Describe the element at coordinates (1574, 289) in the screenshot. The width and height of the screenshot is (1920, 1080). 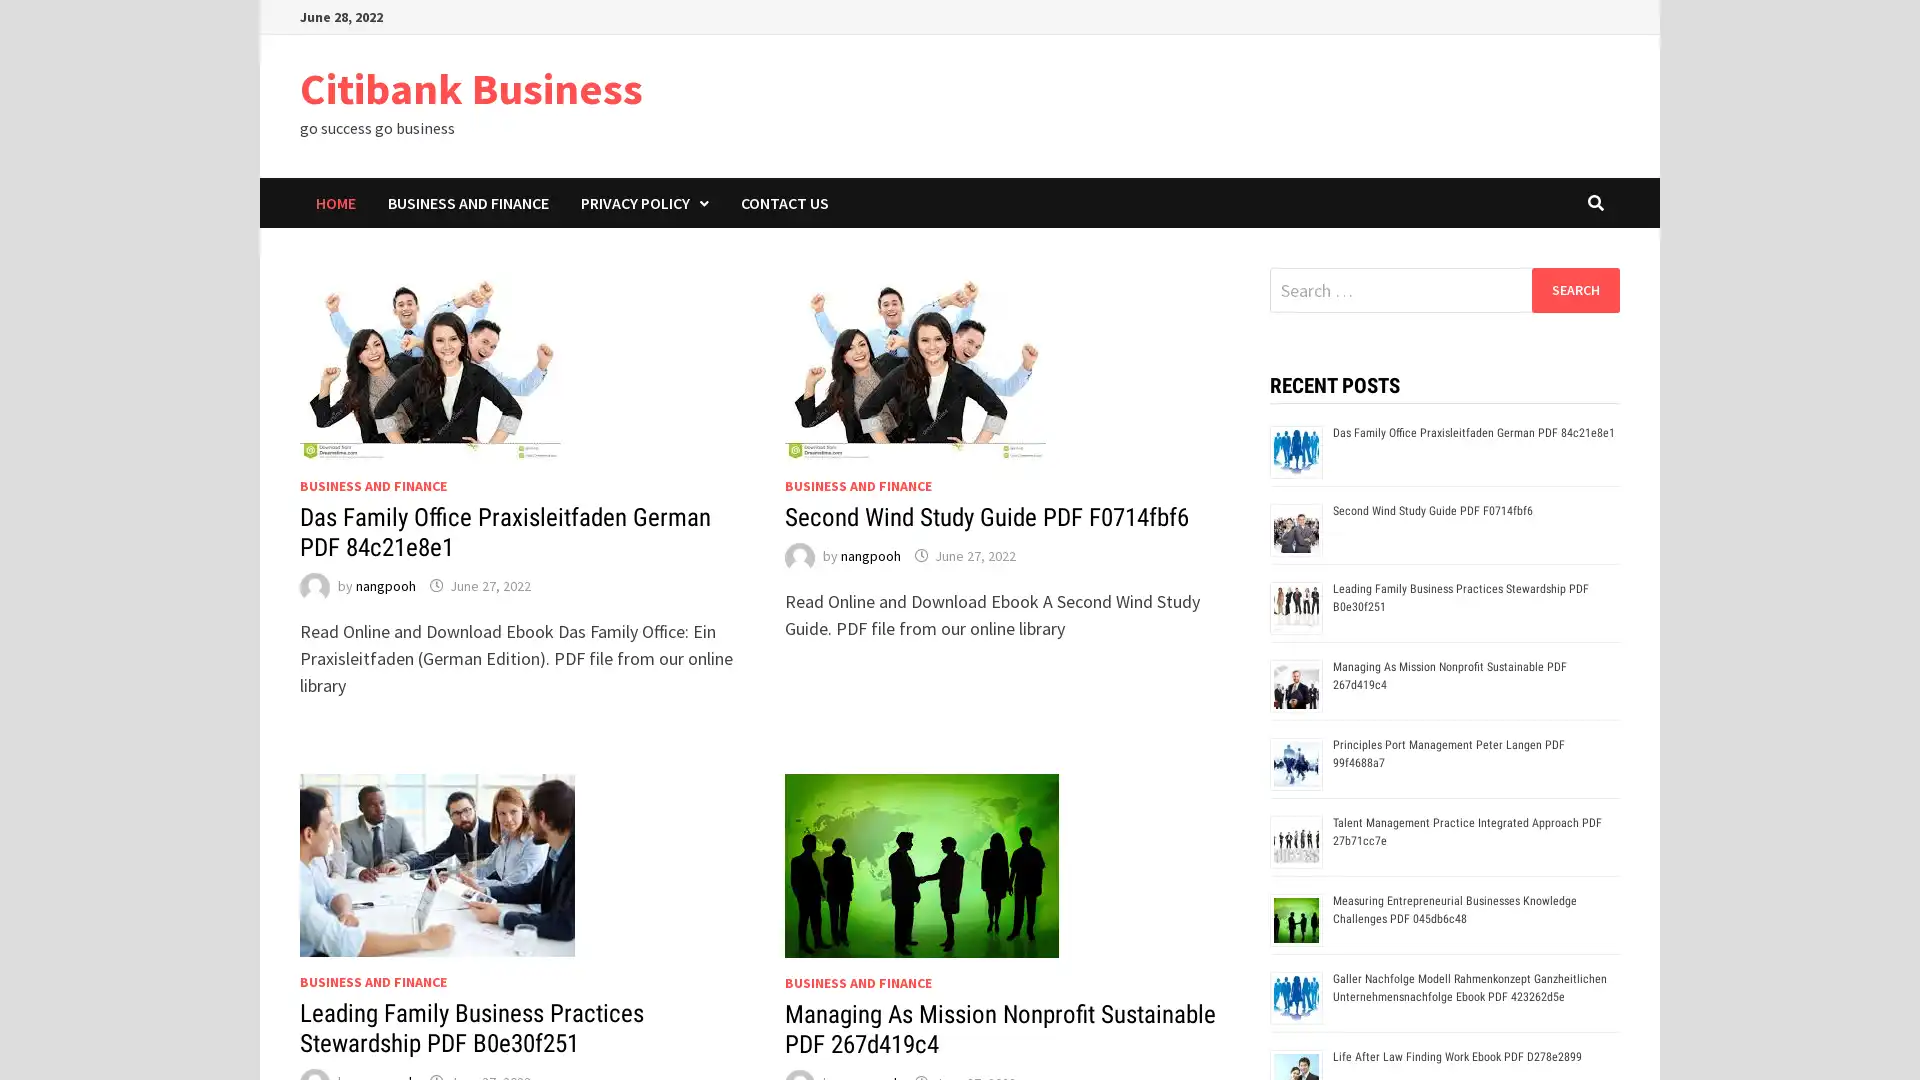
I see `Search` at that location.